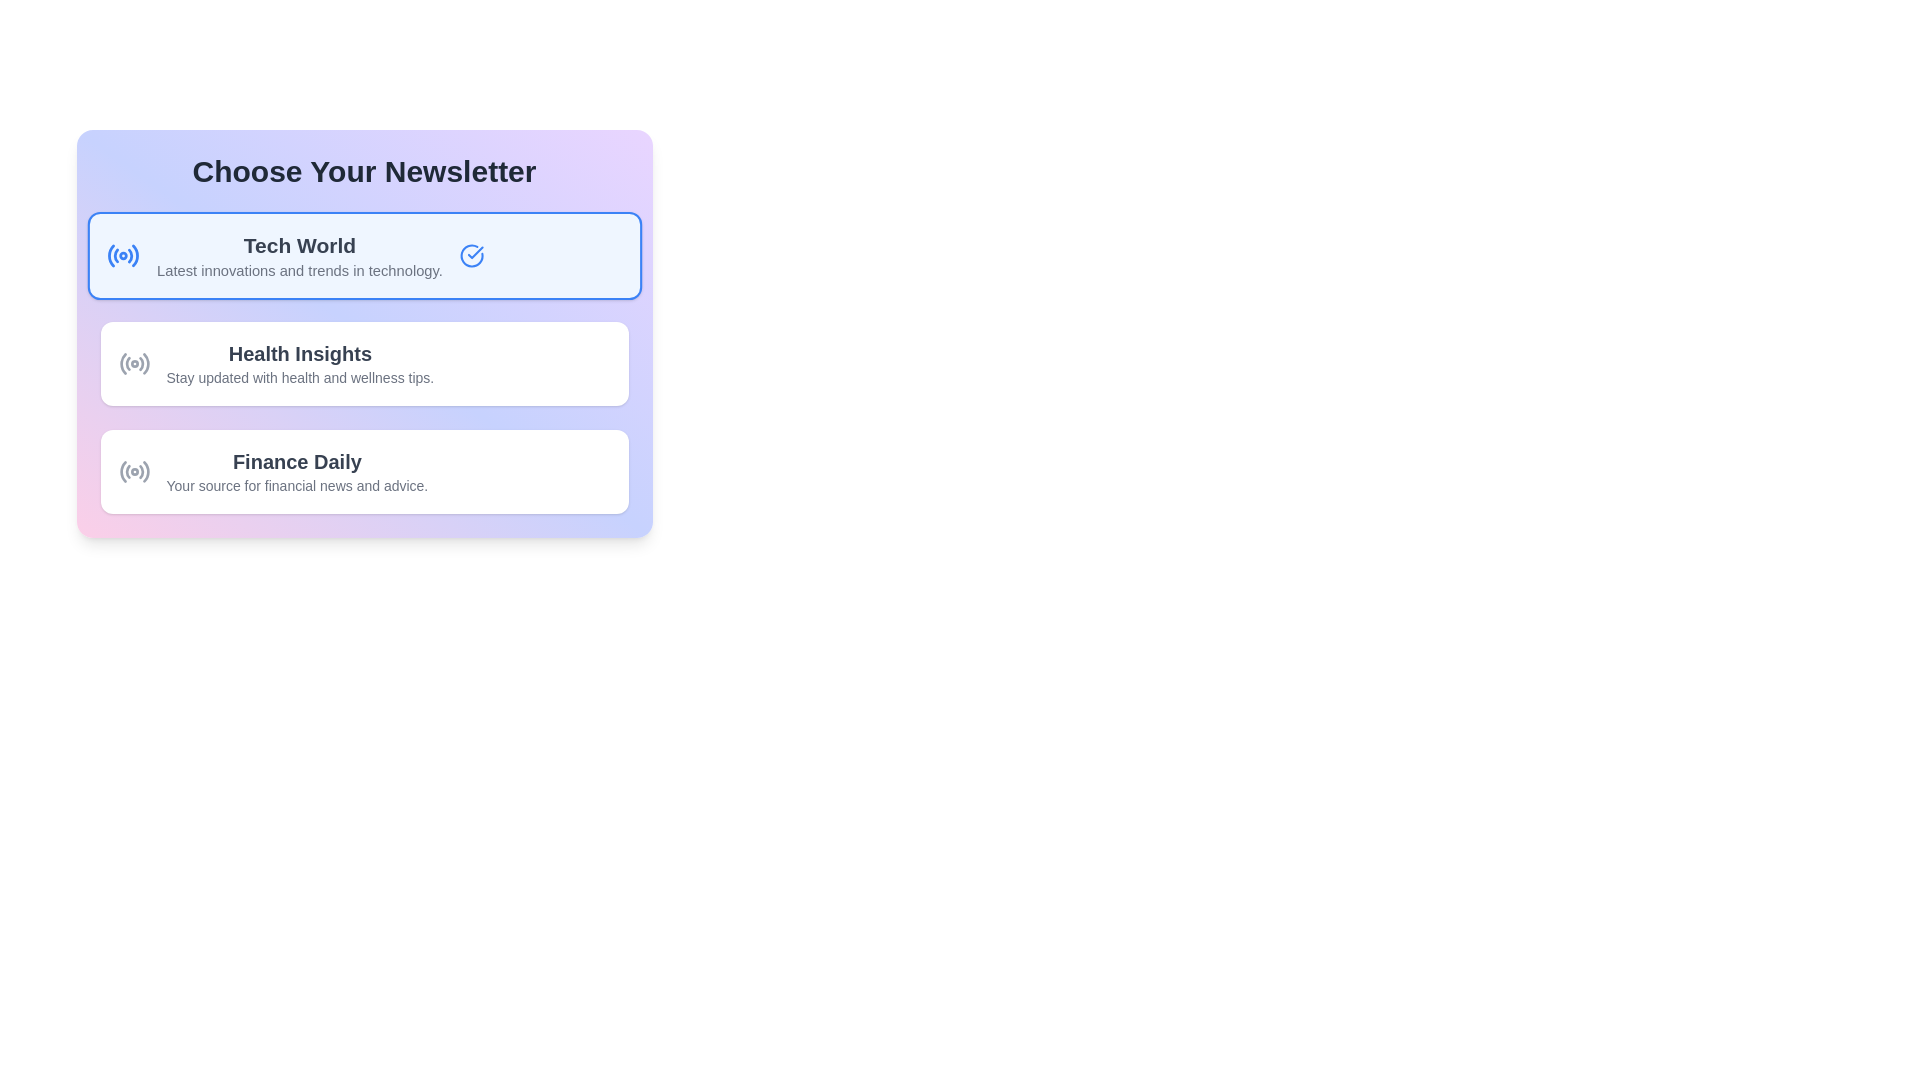 The height and width of the screenshot is (1080, 1920). What do you see at coordinates (133, 363) in the screenshot?
I see `the circular icon resembling a radio or signal symbol located in the 'Health Insights' section of the newsletter card` at bounding box center [133, 363].